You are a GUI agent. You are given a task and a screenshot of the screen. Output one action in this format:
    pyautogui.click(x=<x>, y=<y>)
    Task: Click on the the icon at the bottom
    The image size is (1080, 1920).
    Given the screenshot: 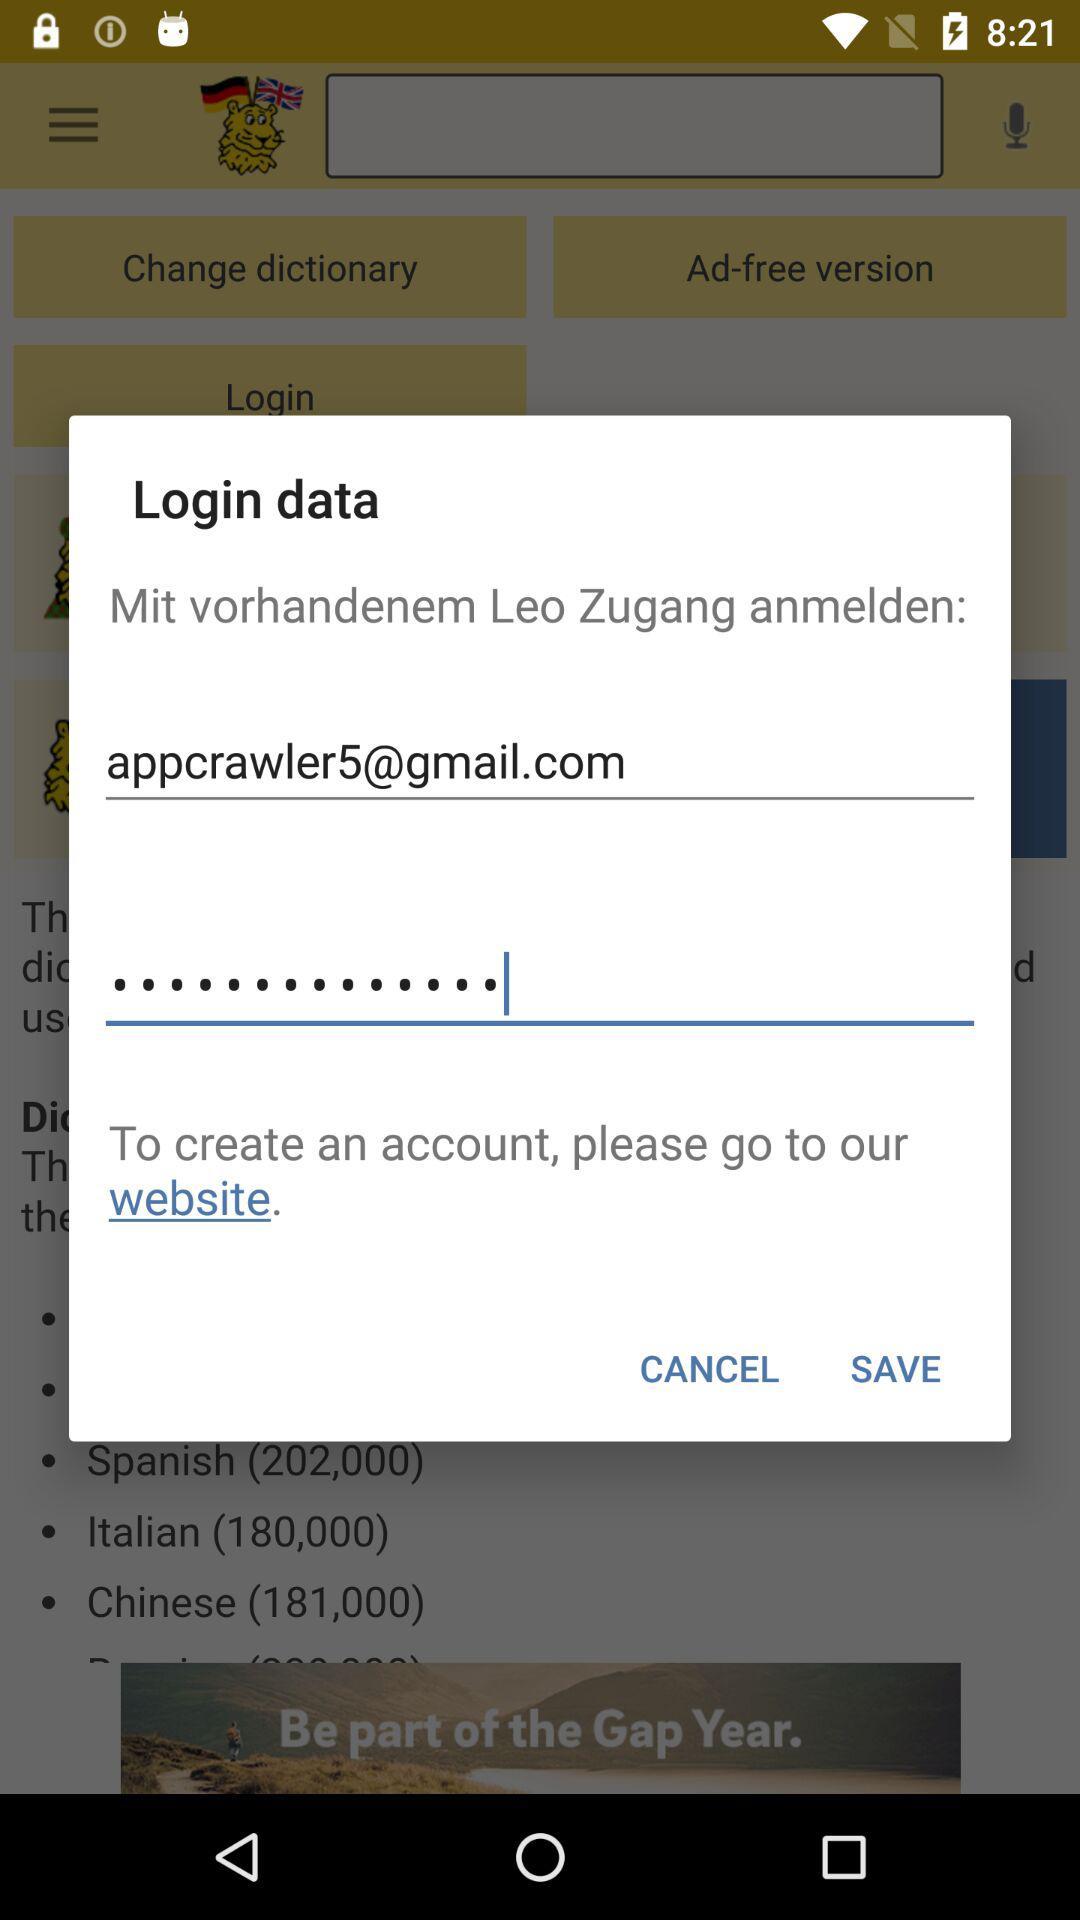 What is the action you would take?
    pyautogui.click(x=708, y=1367)
    